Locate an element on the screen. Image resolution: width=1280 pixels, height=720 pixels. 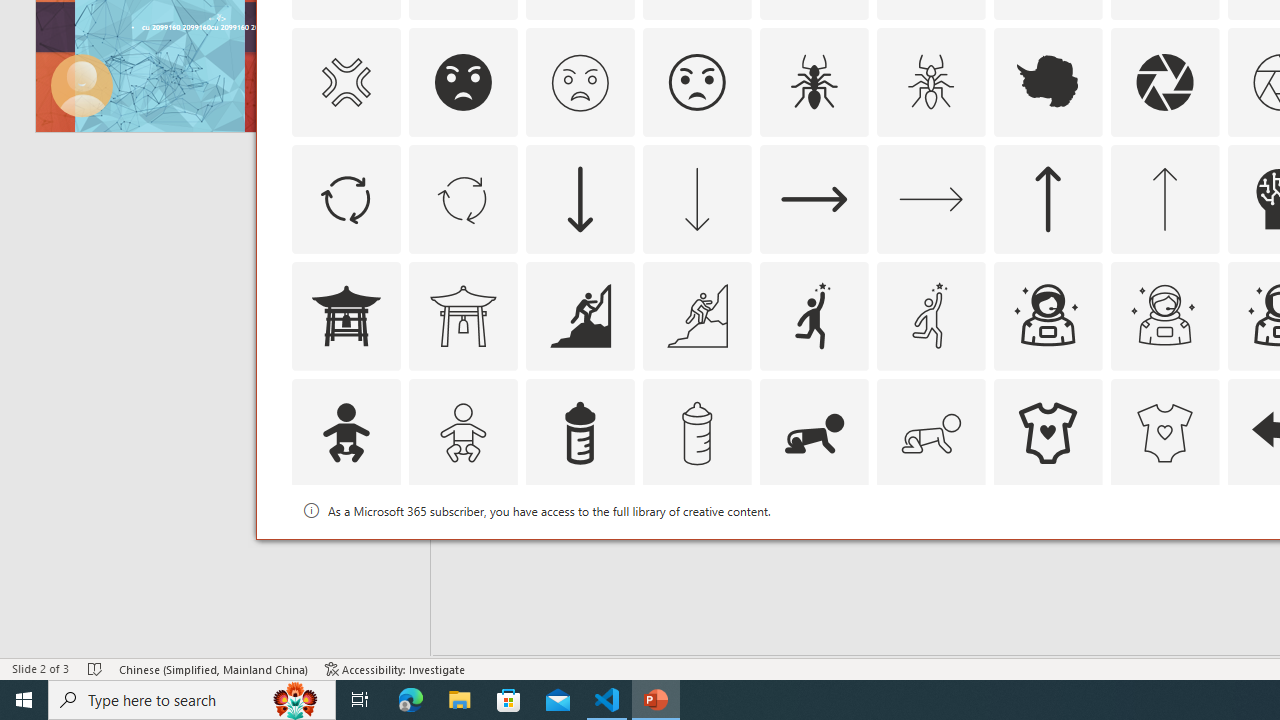
'AutomationID: Icons_AngerSymbol_M' is located at coordinates (345, 81).